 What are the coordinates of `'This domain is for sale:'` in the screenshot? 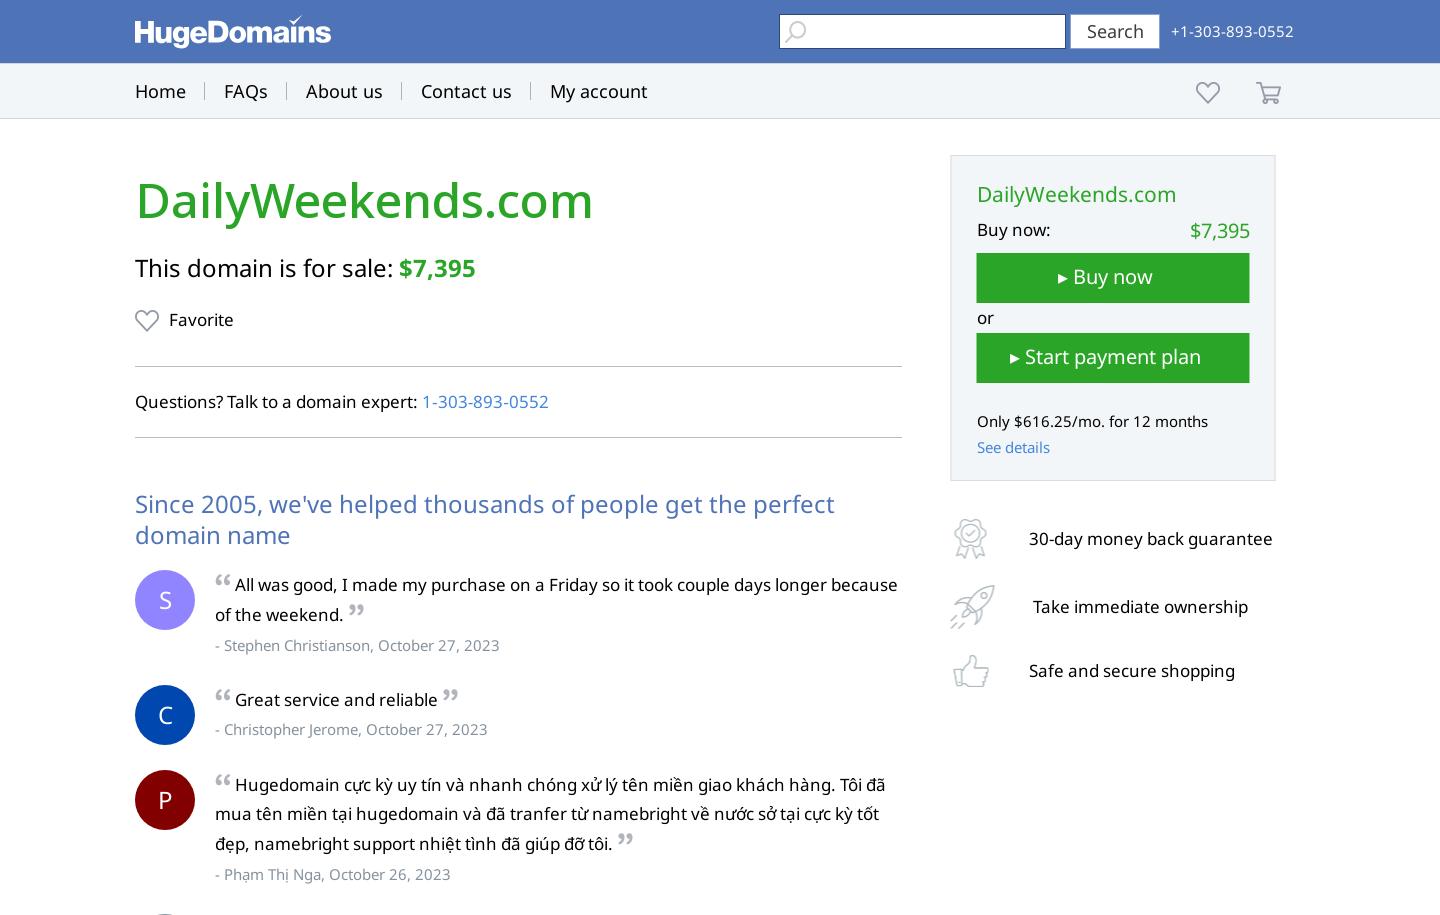 It's located at (265, 266).